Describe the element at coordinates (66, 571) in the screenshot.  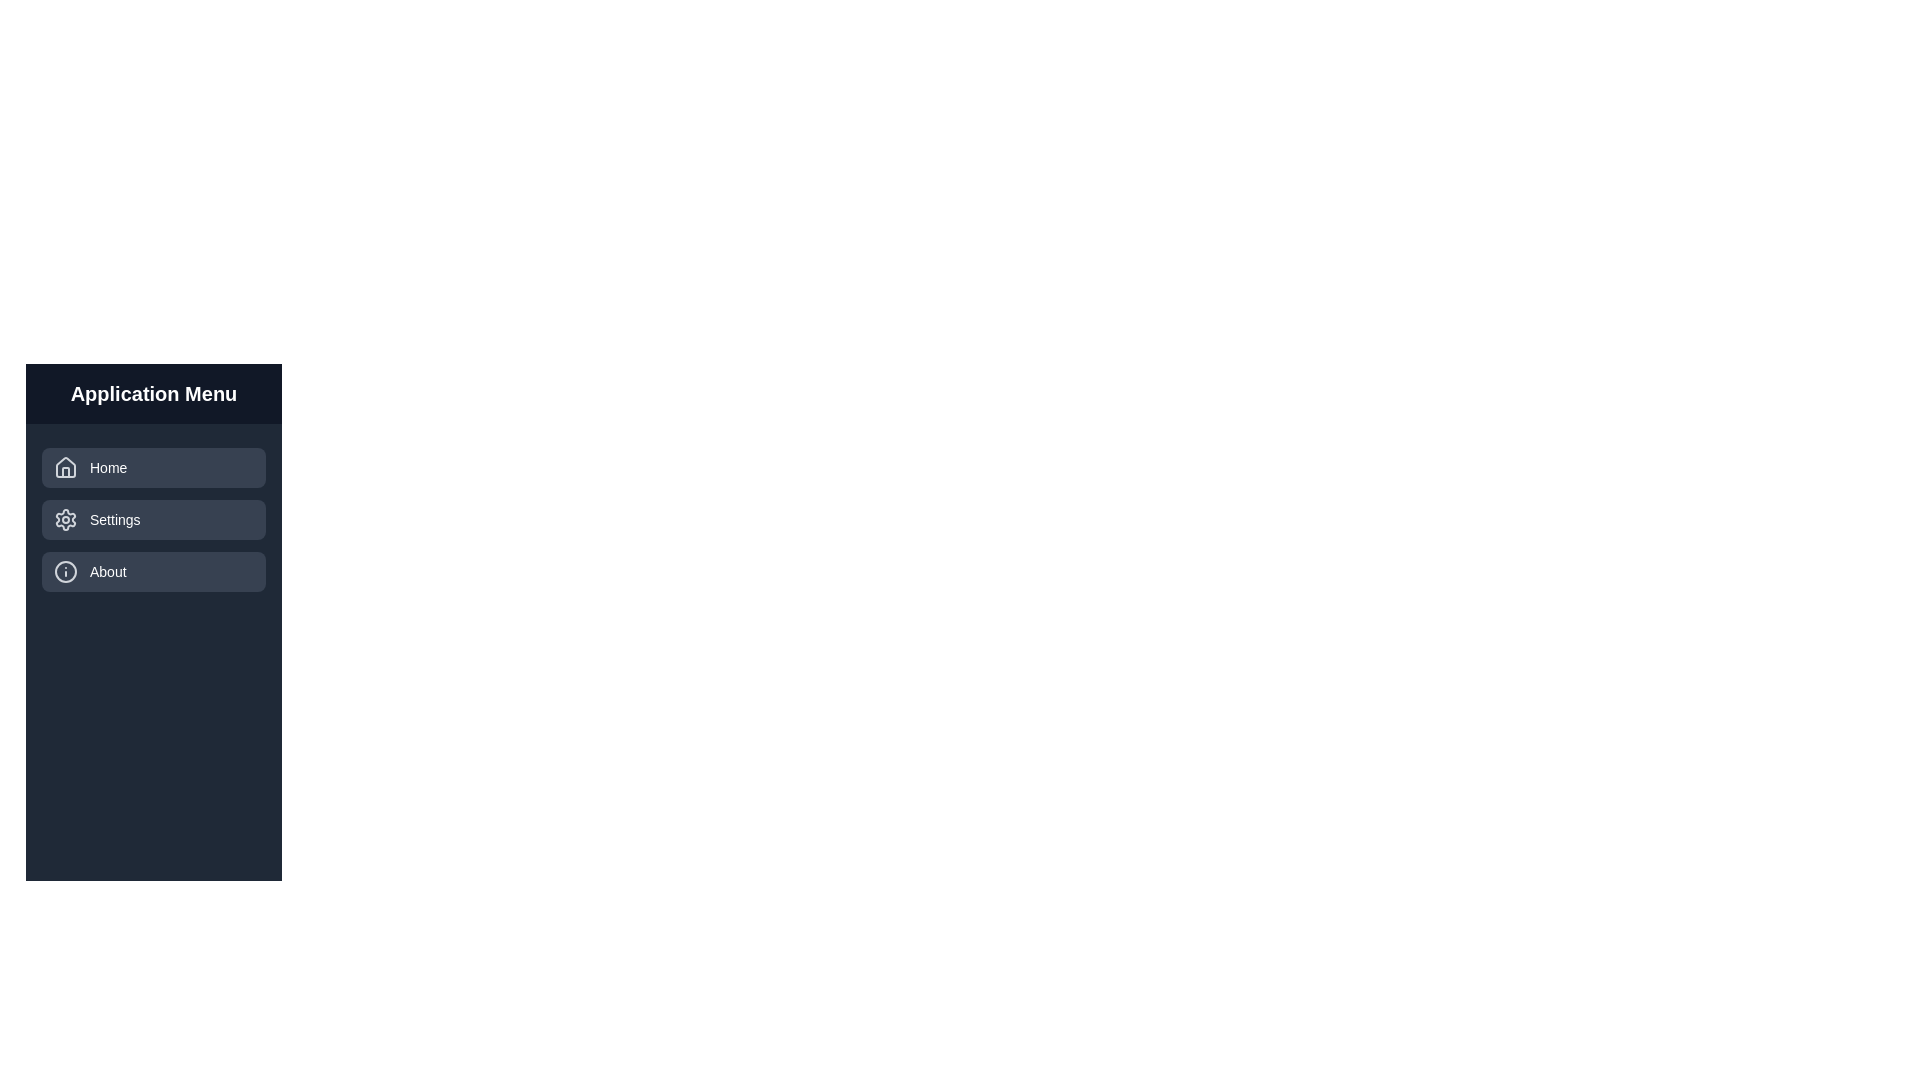
I see `the icon next to the About menu item` at that location.